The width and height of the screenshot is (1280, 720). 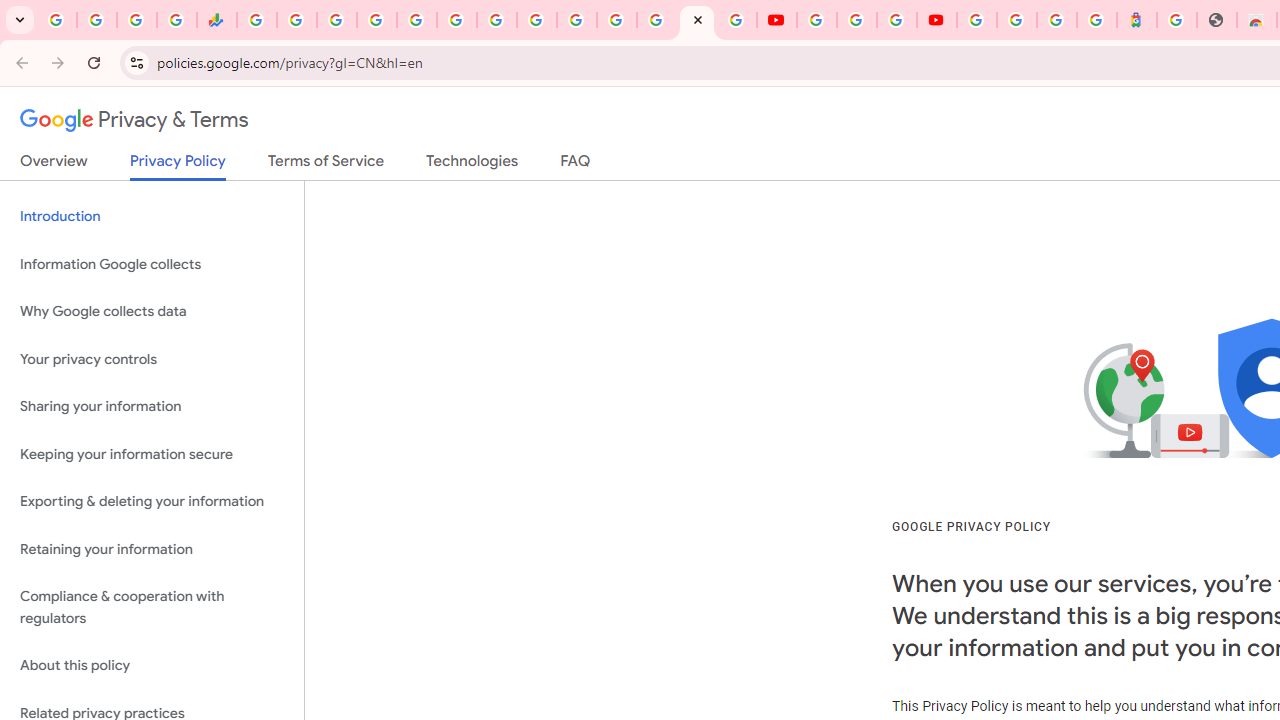 I want to click on 'YouTube', so click(x=817, y=20).